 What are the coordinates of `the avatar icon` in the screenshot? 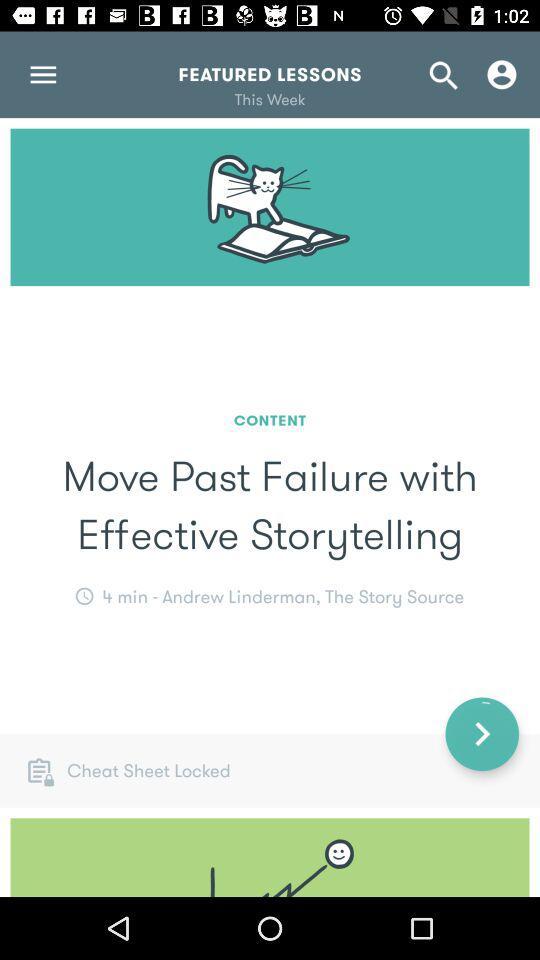 It's located at (500, 74).